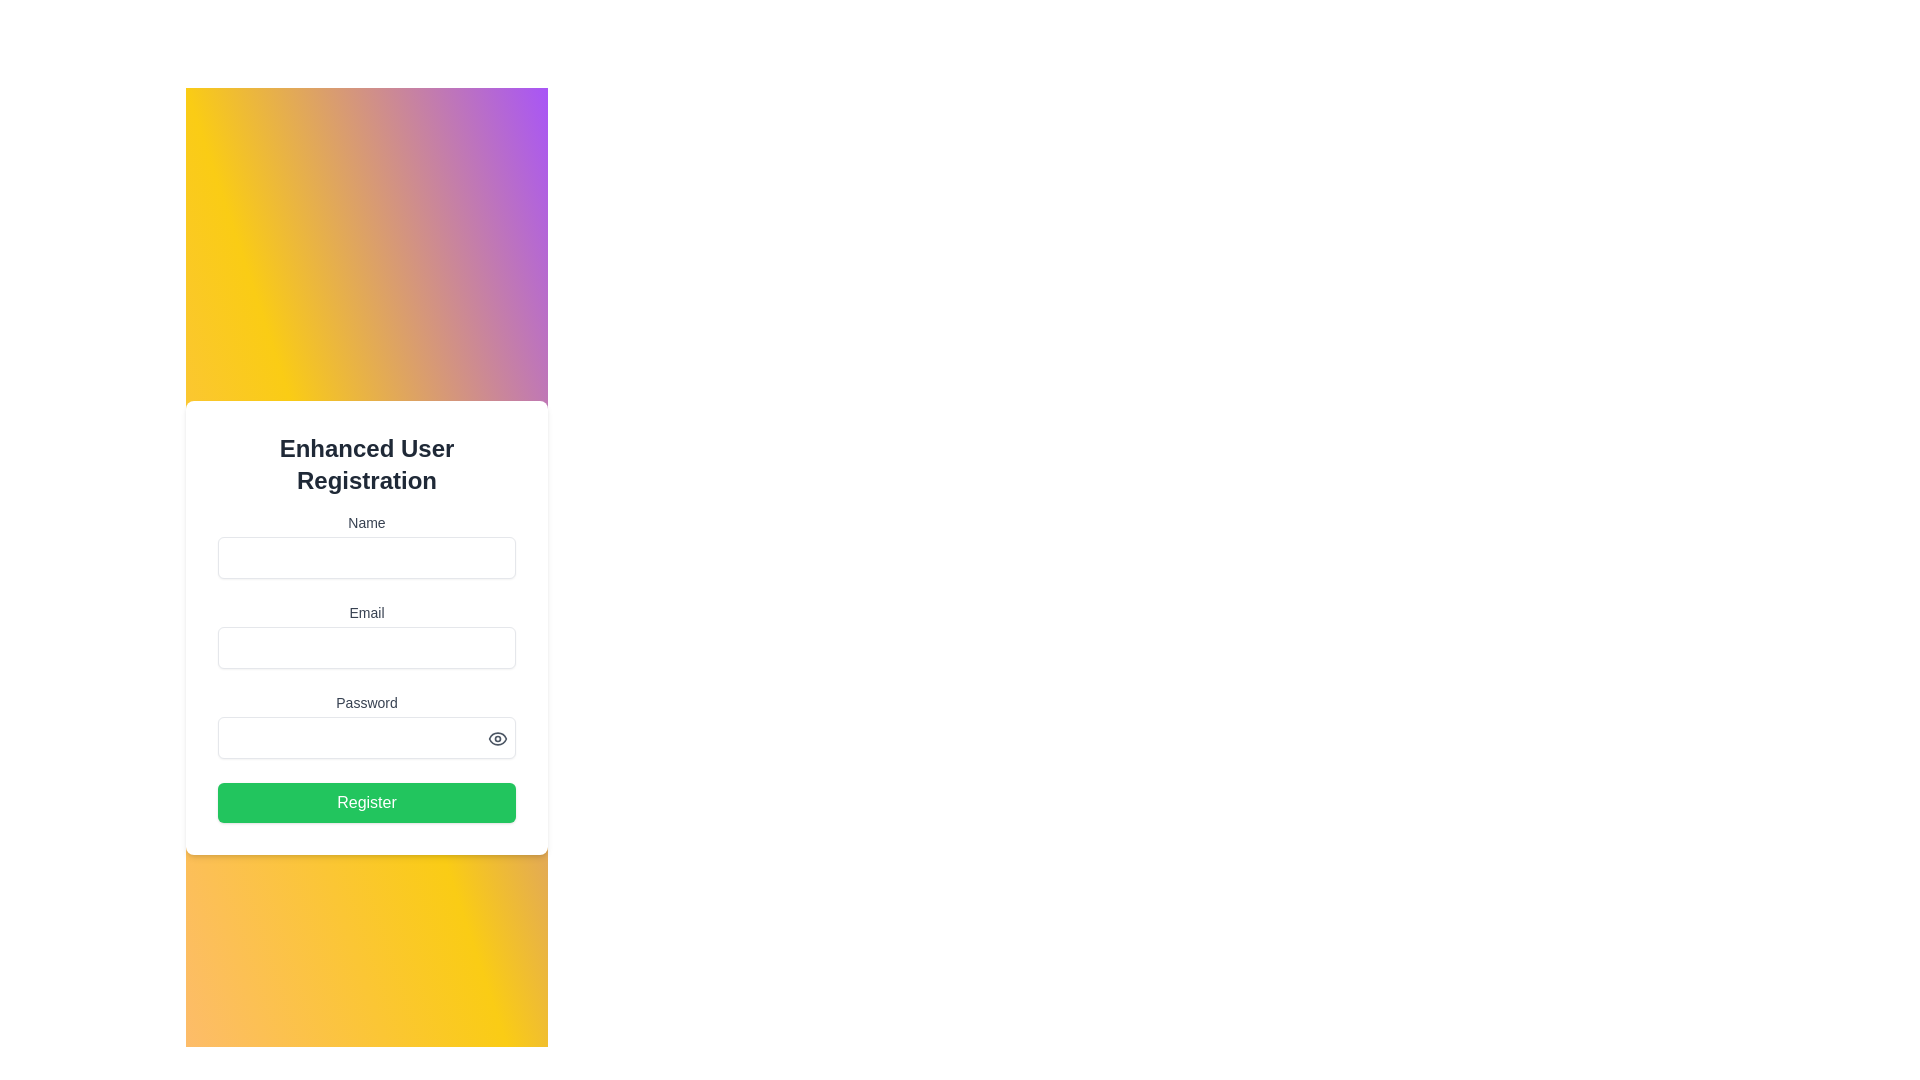 Image resolution: width=1920 pixels, height=1080 pixels. I want to click on the Text label that serves as a description for the password input field, located directly above it in the form section, so click(366, 701).